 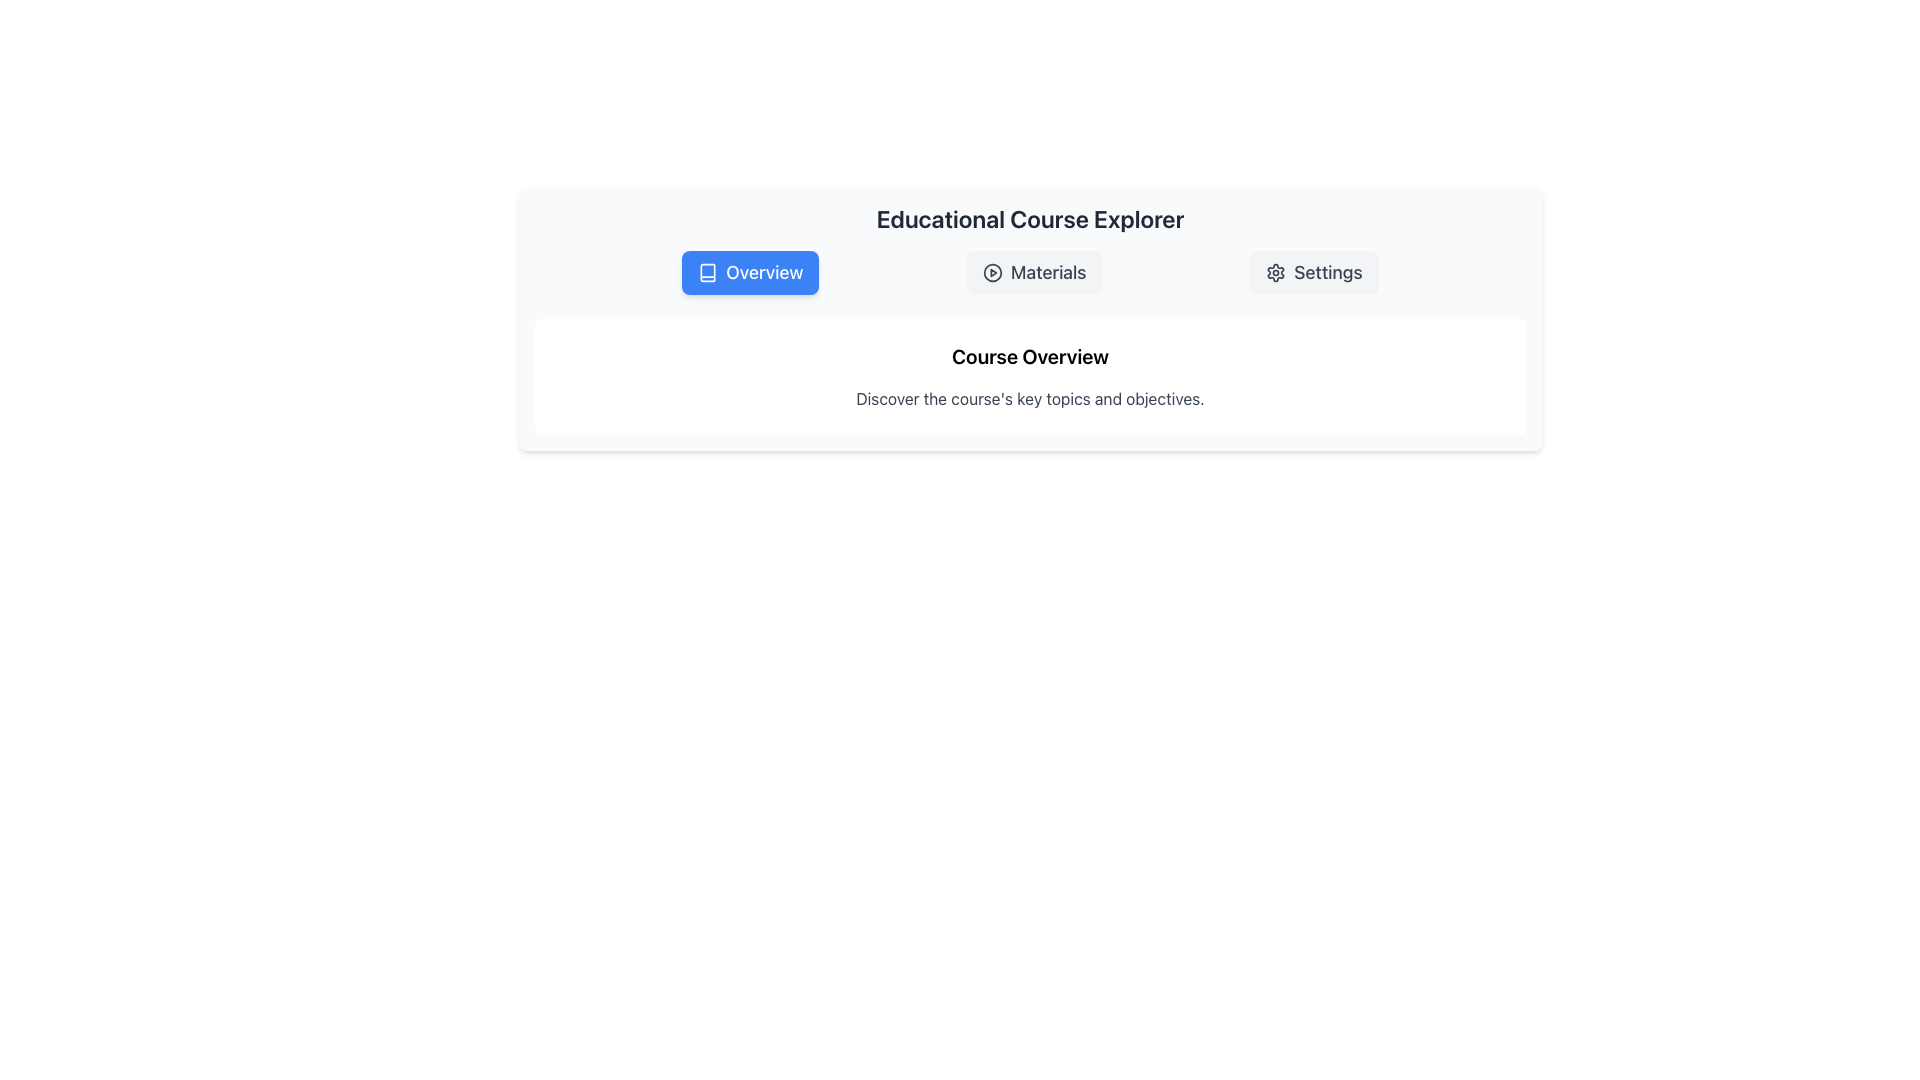 What do you see at coordinates (708, 273) in the screenshot?
I see `the 'Overview' button, which is the first button in a horizontal list of navigation options and is highlighted in blue` at bounding box center [708, 273].